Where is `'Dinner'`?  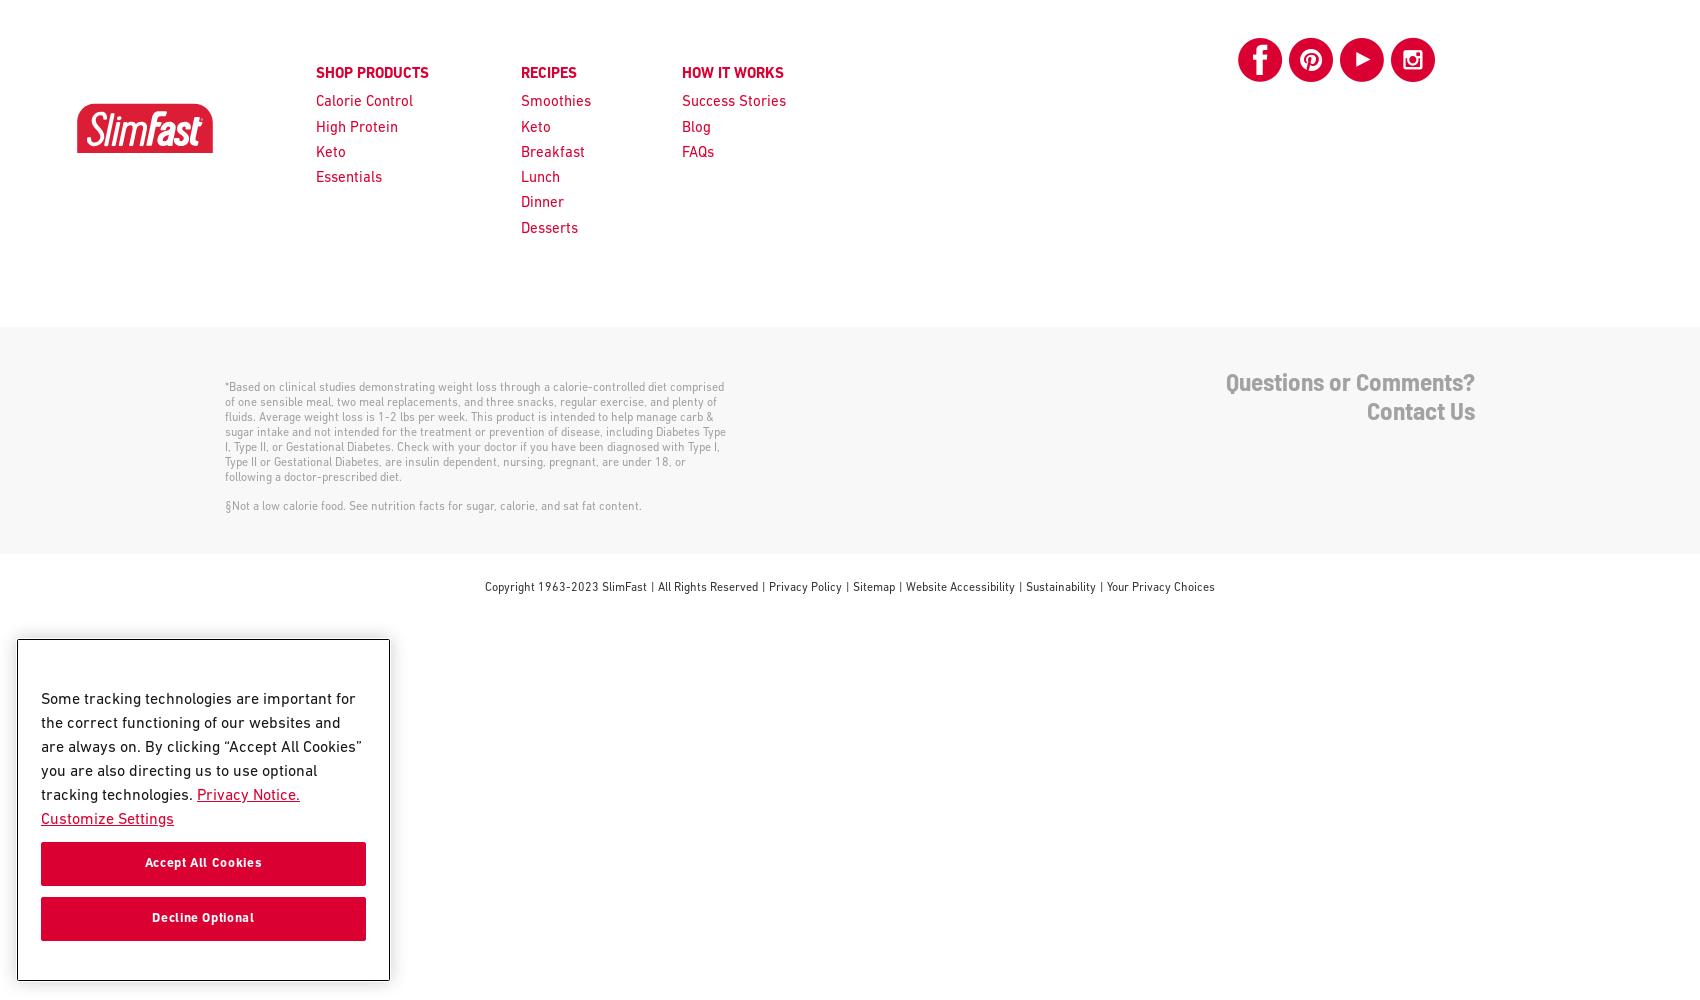
'Dinner' is located at coordinates (540, 202).